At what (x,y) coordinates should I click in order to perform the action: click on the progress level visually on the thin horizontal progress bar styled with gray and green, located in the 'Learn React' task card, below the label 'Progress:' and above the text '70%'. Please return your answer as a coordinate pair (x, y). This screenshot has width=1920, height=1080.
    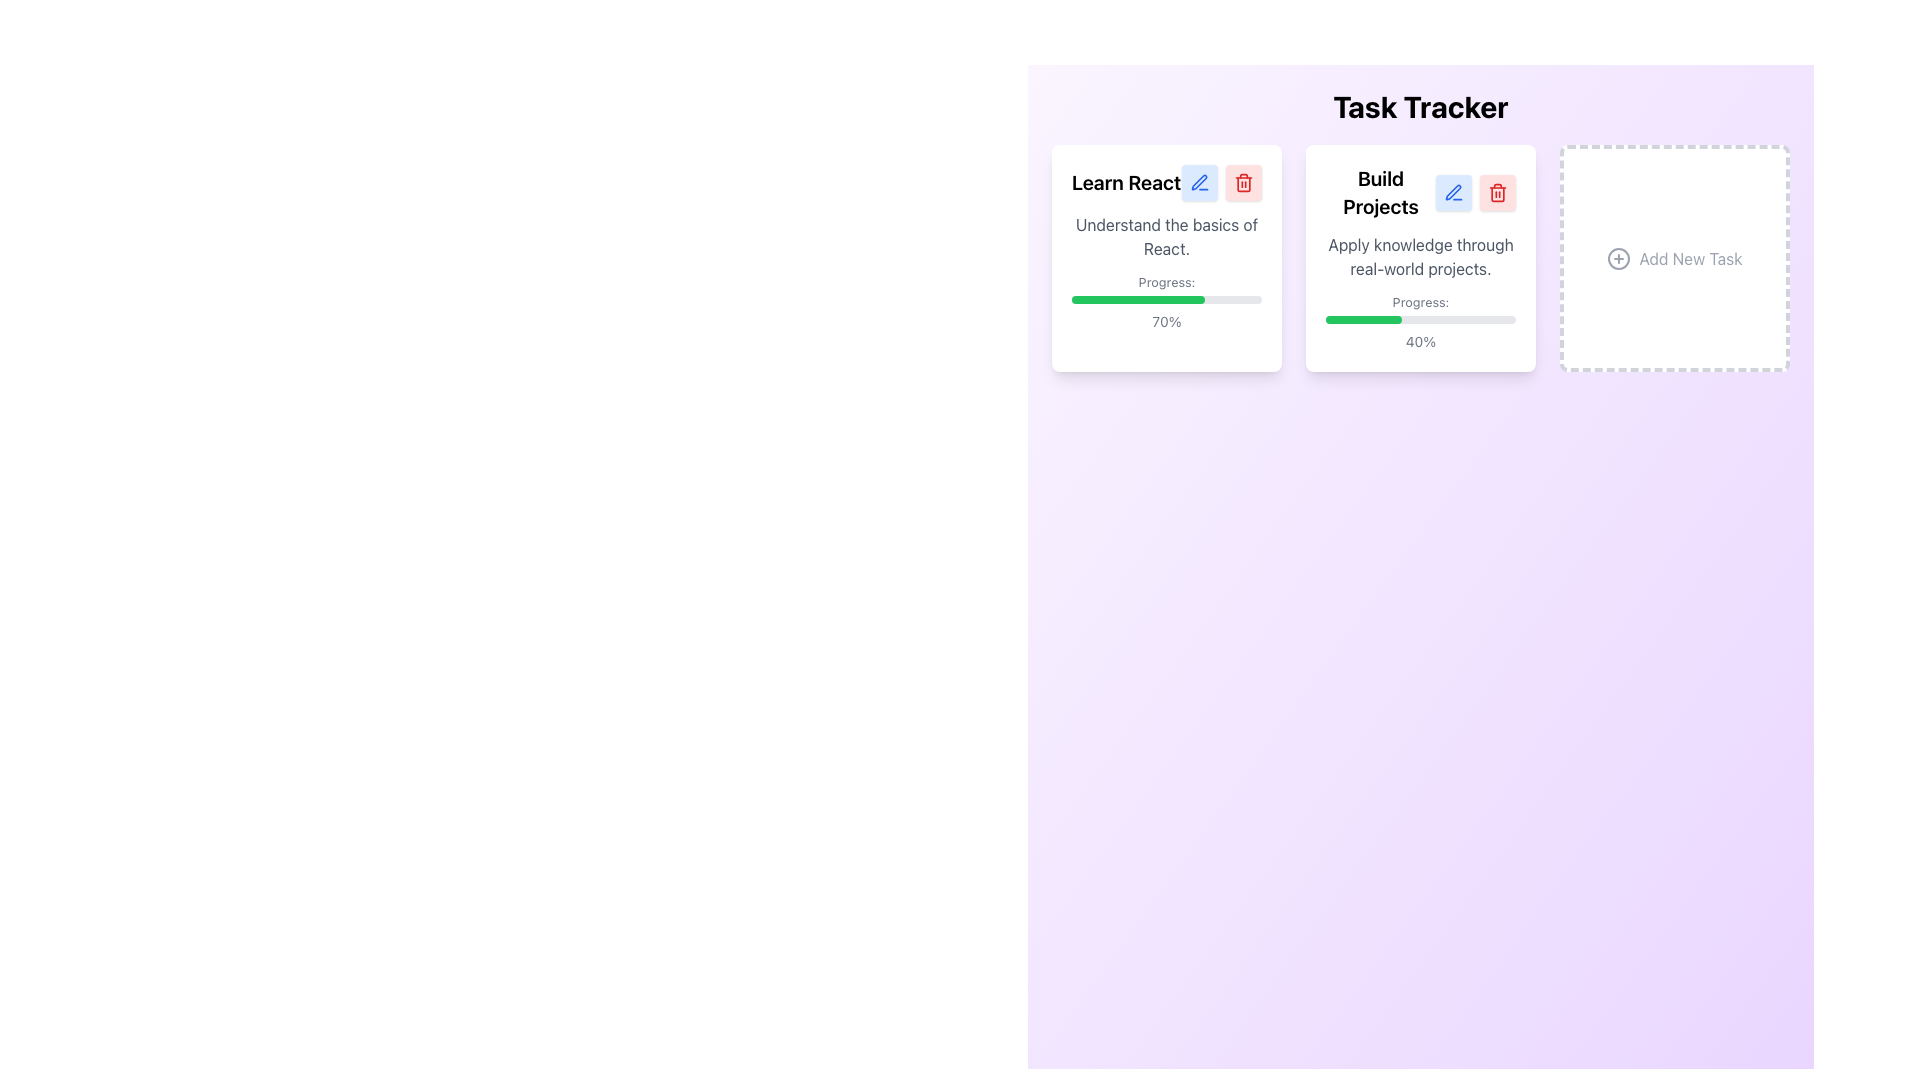
    Looking at the image, I should click on (1166, 300).